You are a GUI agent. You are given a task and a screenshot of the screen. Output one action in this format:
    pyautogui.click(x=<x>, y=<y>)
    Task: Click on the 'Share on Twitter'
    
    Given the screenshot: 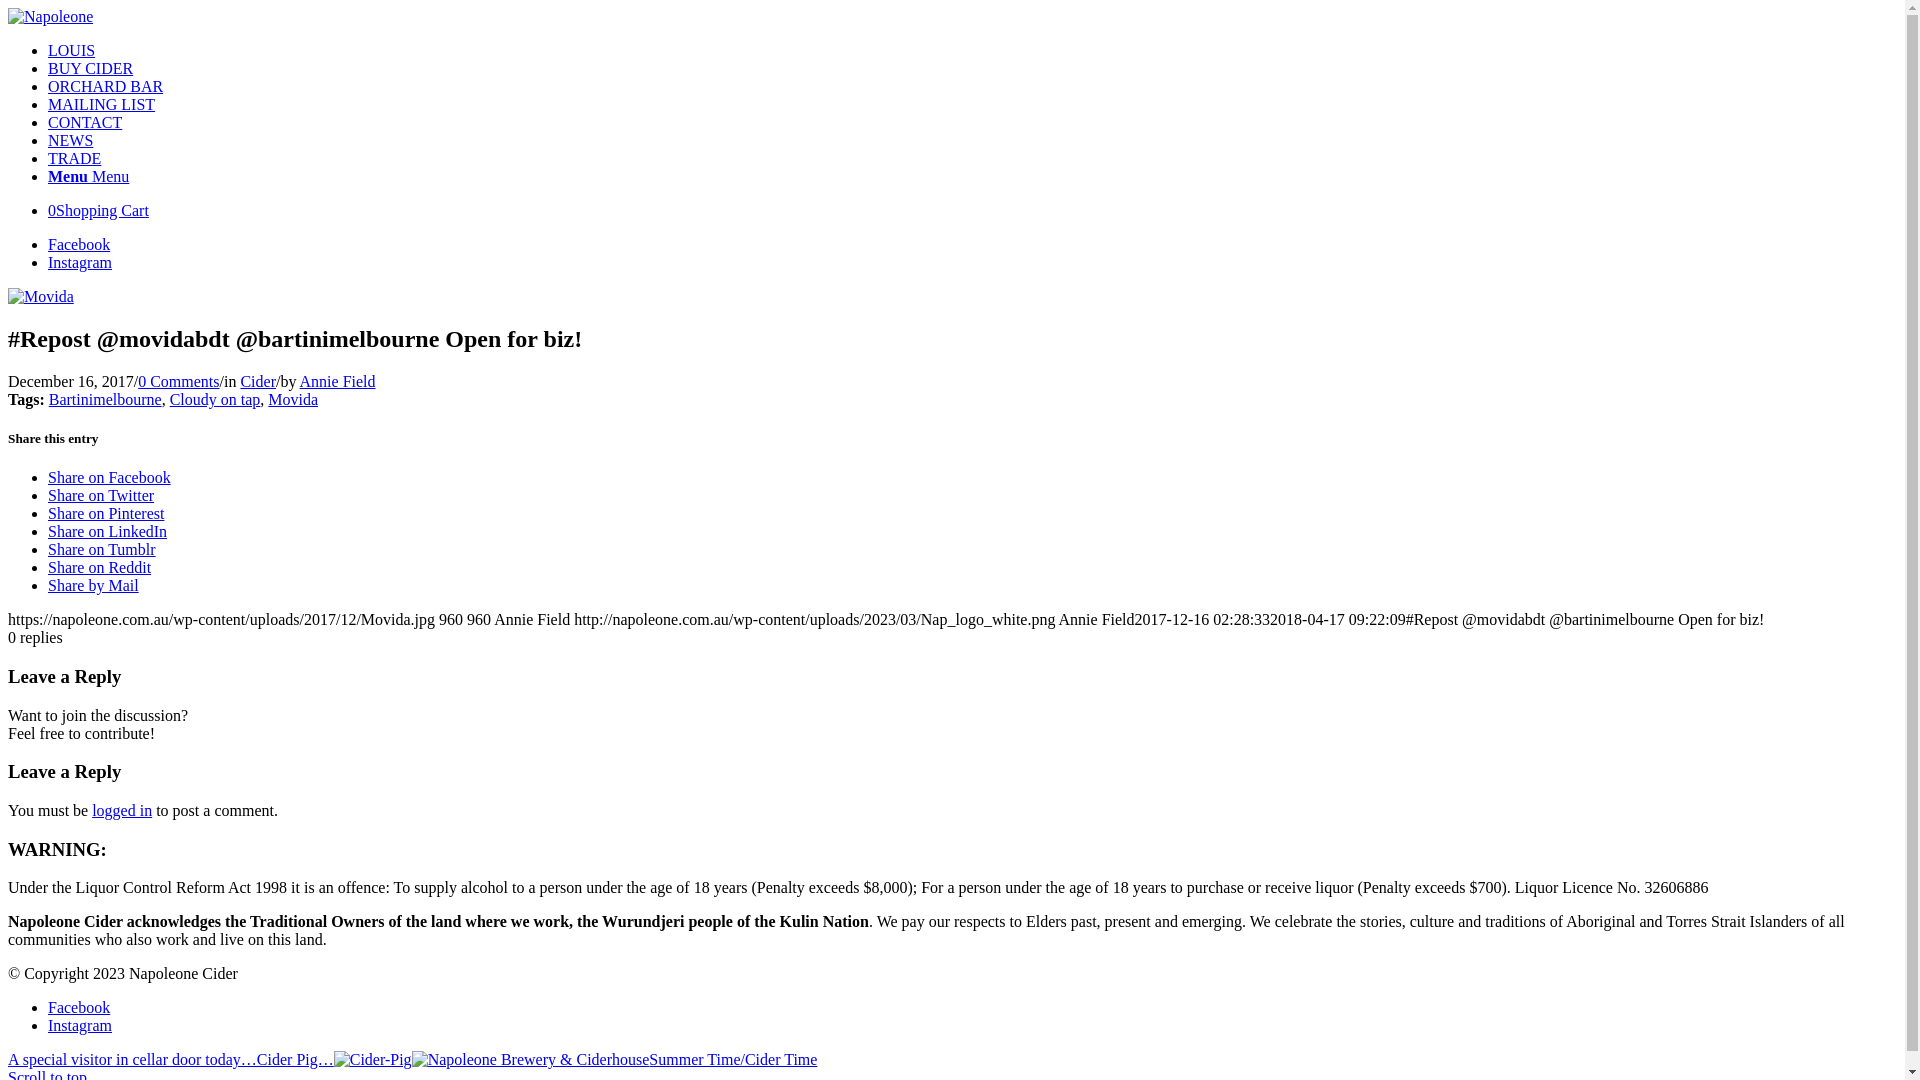 What is the action you would take?
    pyautogui.click(x=99, y=495)
    